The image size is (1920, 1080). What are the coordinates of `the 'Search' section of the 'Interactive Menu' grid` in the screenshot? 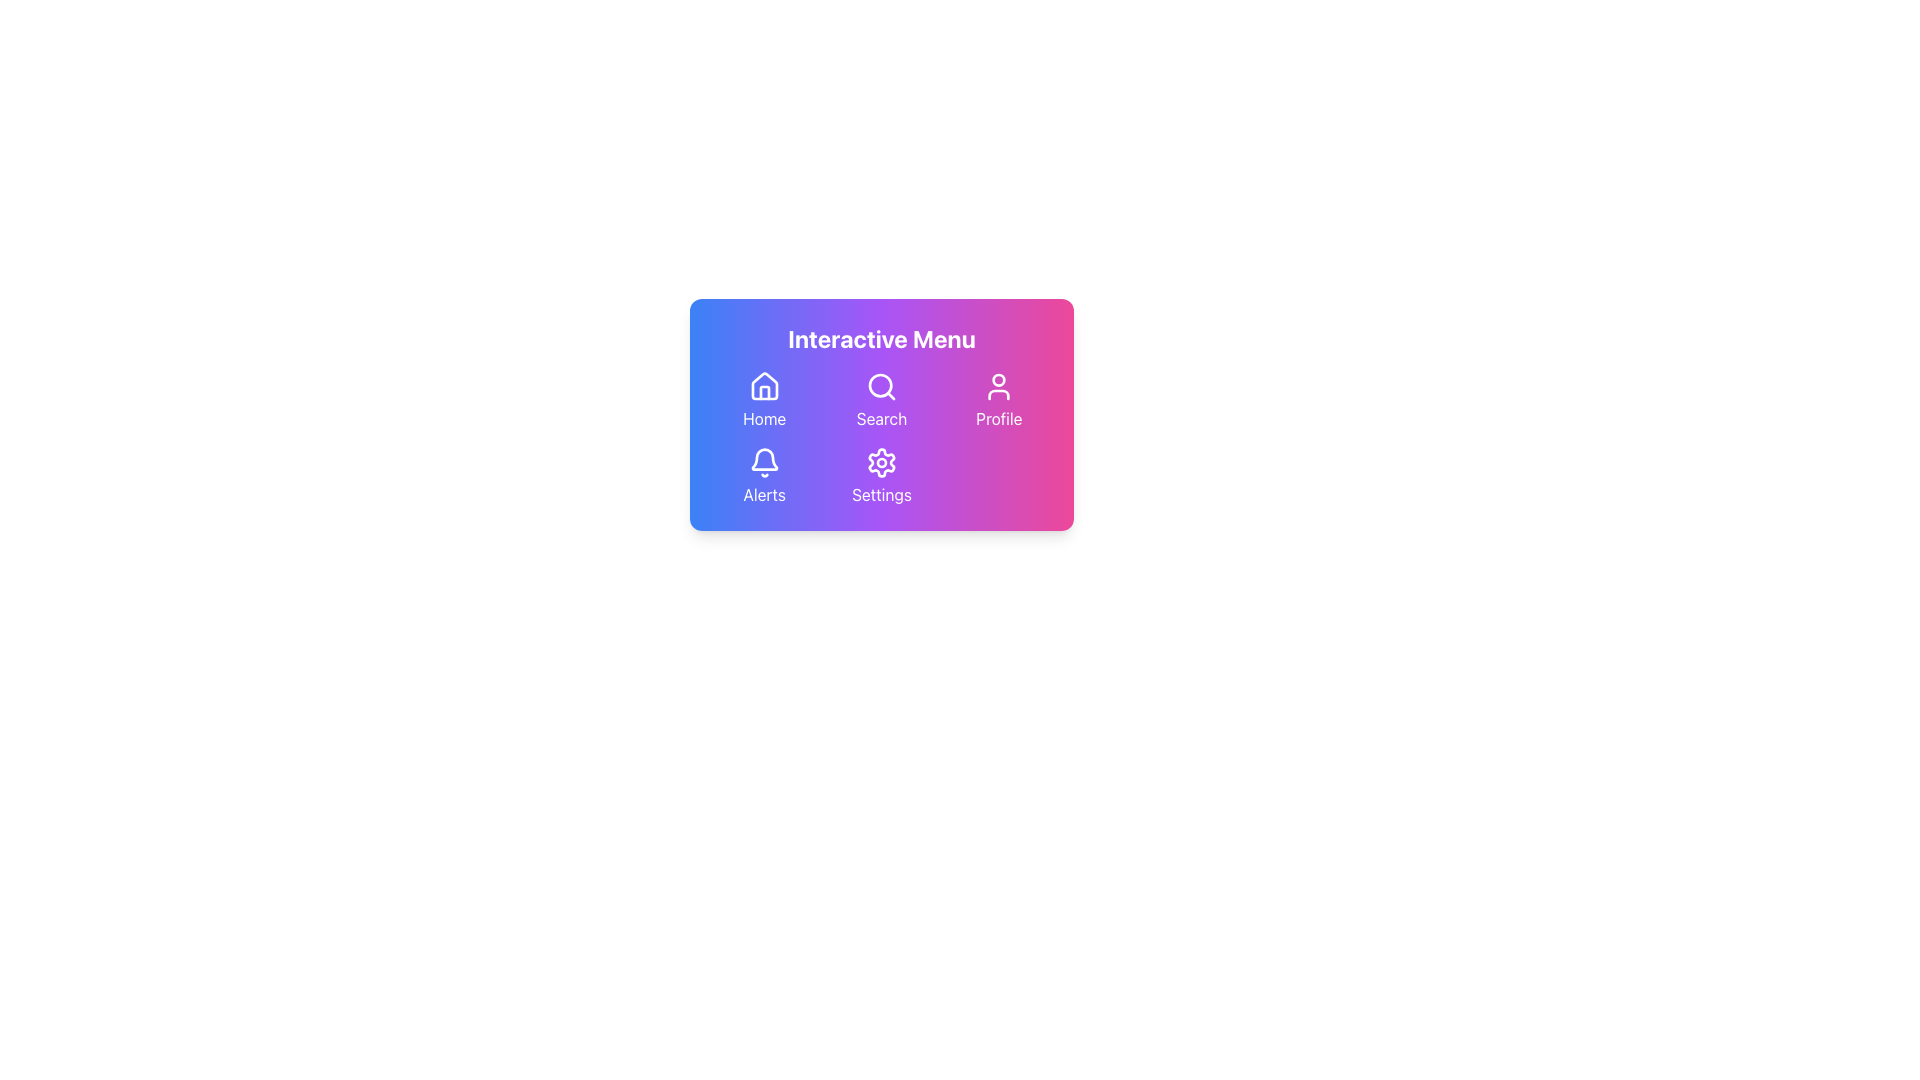 It's located at (881, 414).